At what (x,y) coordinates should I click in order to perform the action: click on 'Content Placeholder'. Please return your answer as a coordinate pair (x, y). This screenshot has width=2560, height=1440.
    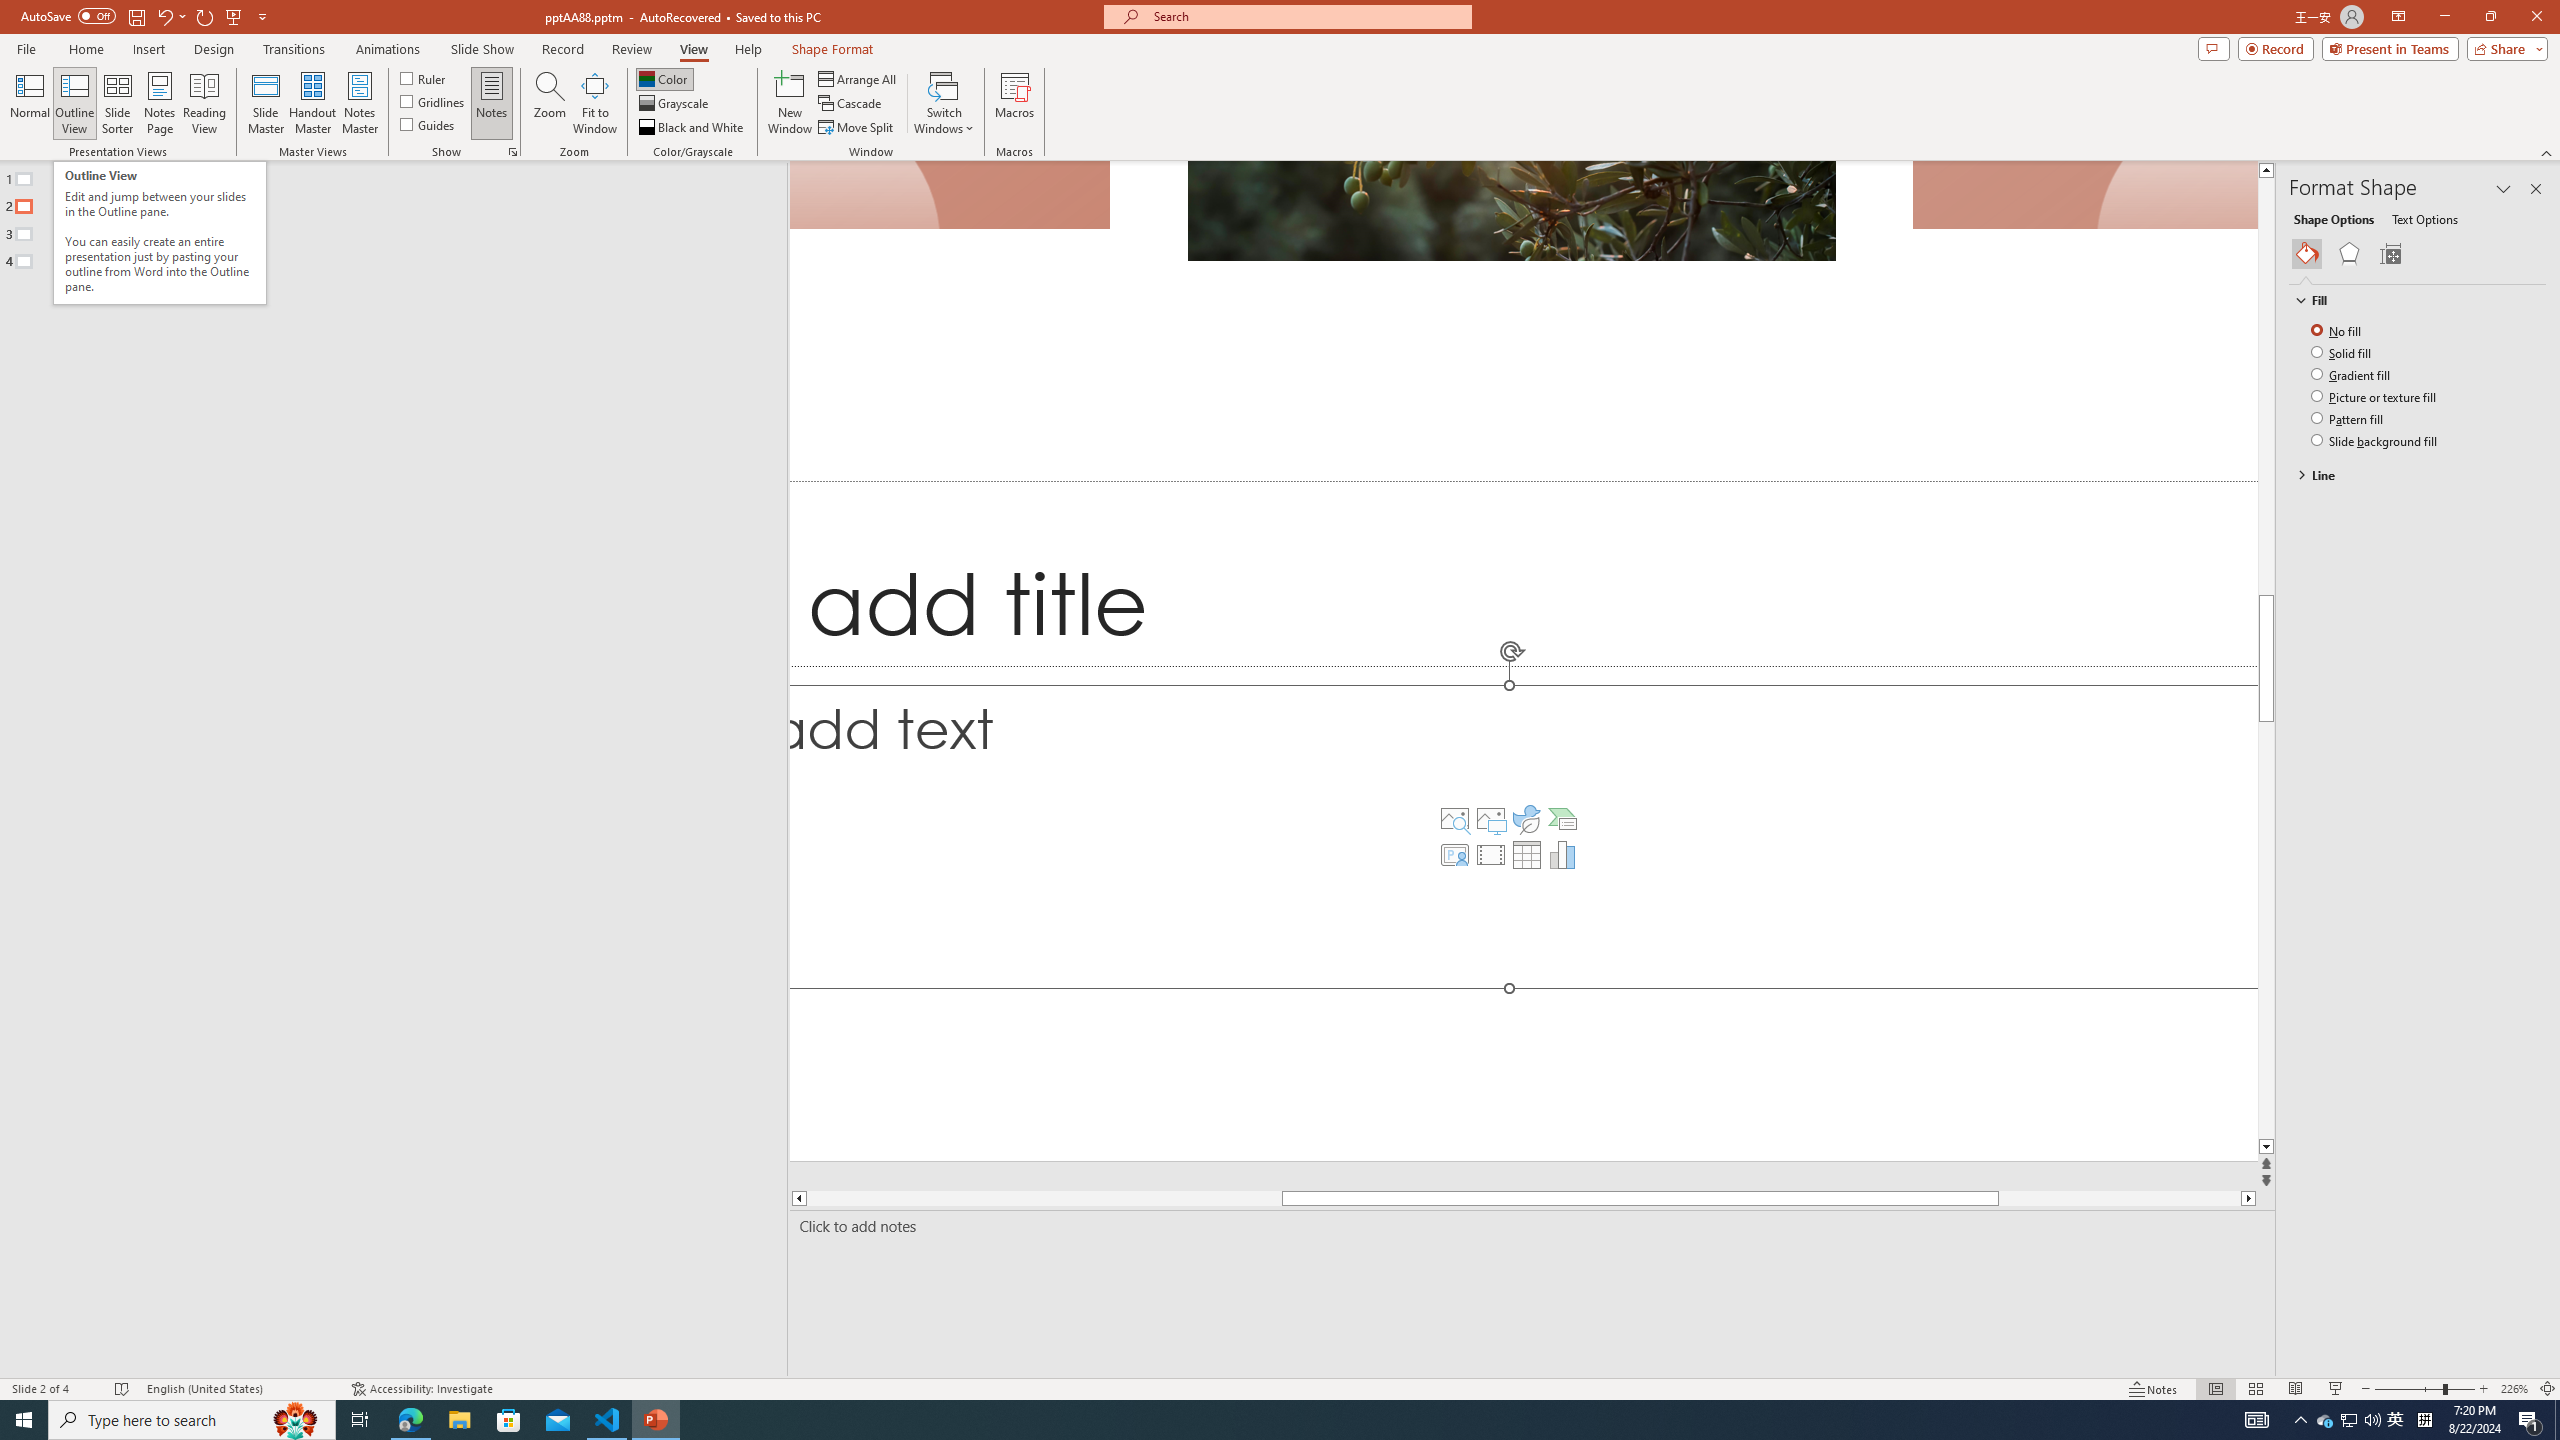
    Looking at the image, I should click on (1524, 835).